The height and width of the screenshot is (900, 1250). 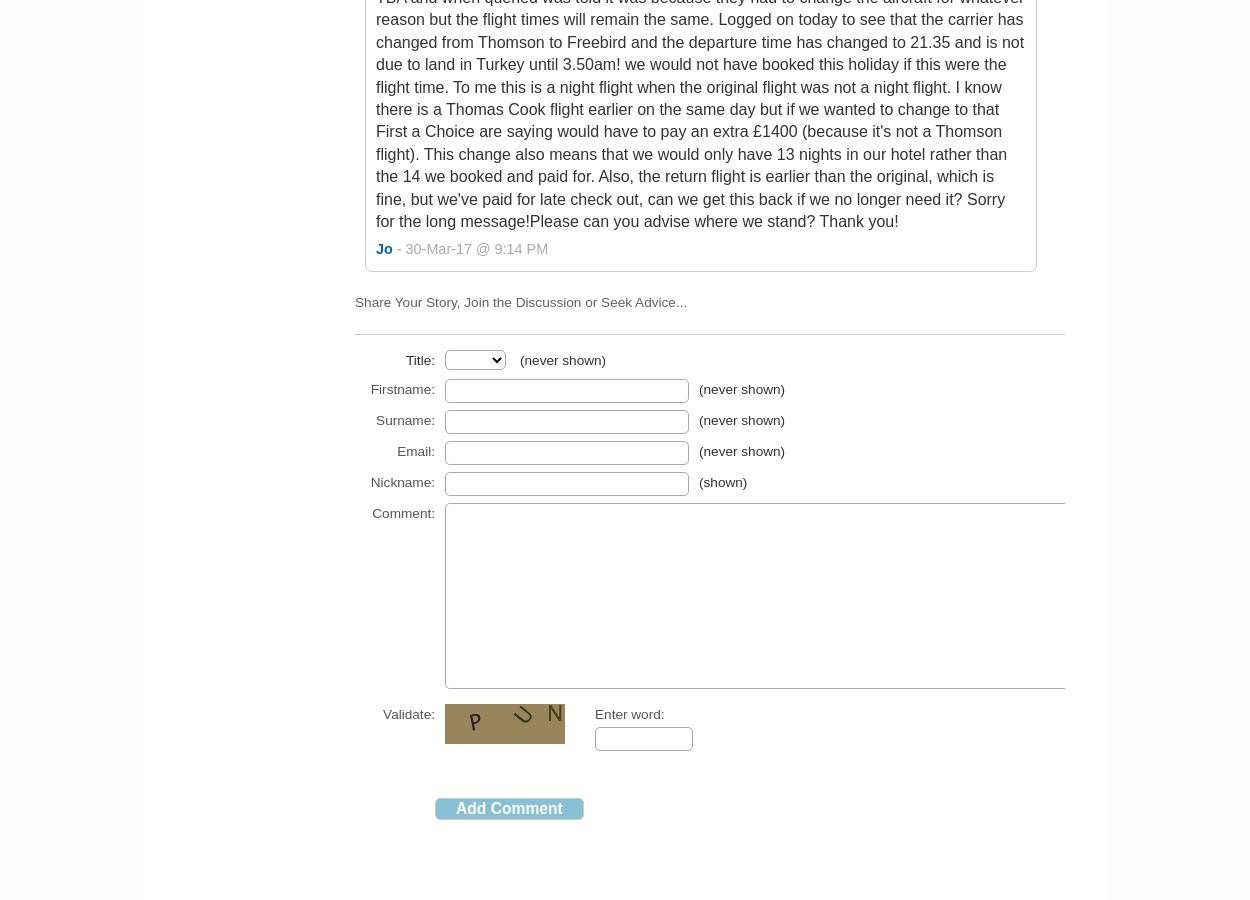 What do you see at coordinates (369, 389) in the screenshot?
I see `'Firstname:'` at bounding box center [369, 389].